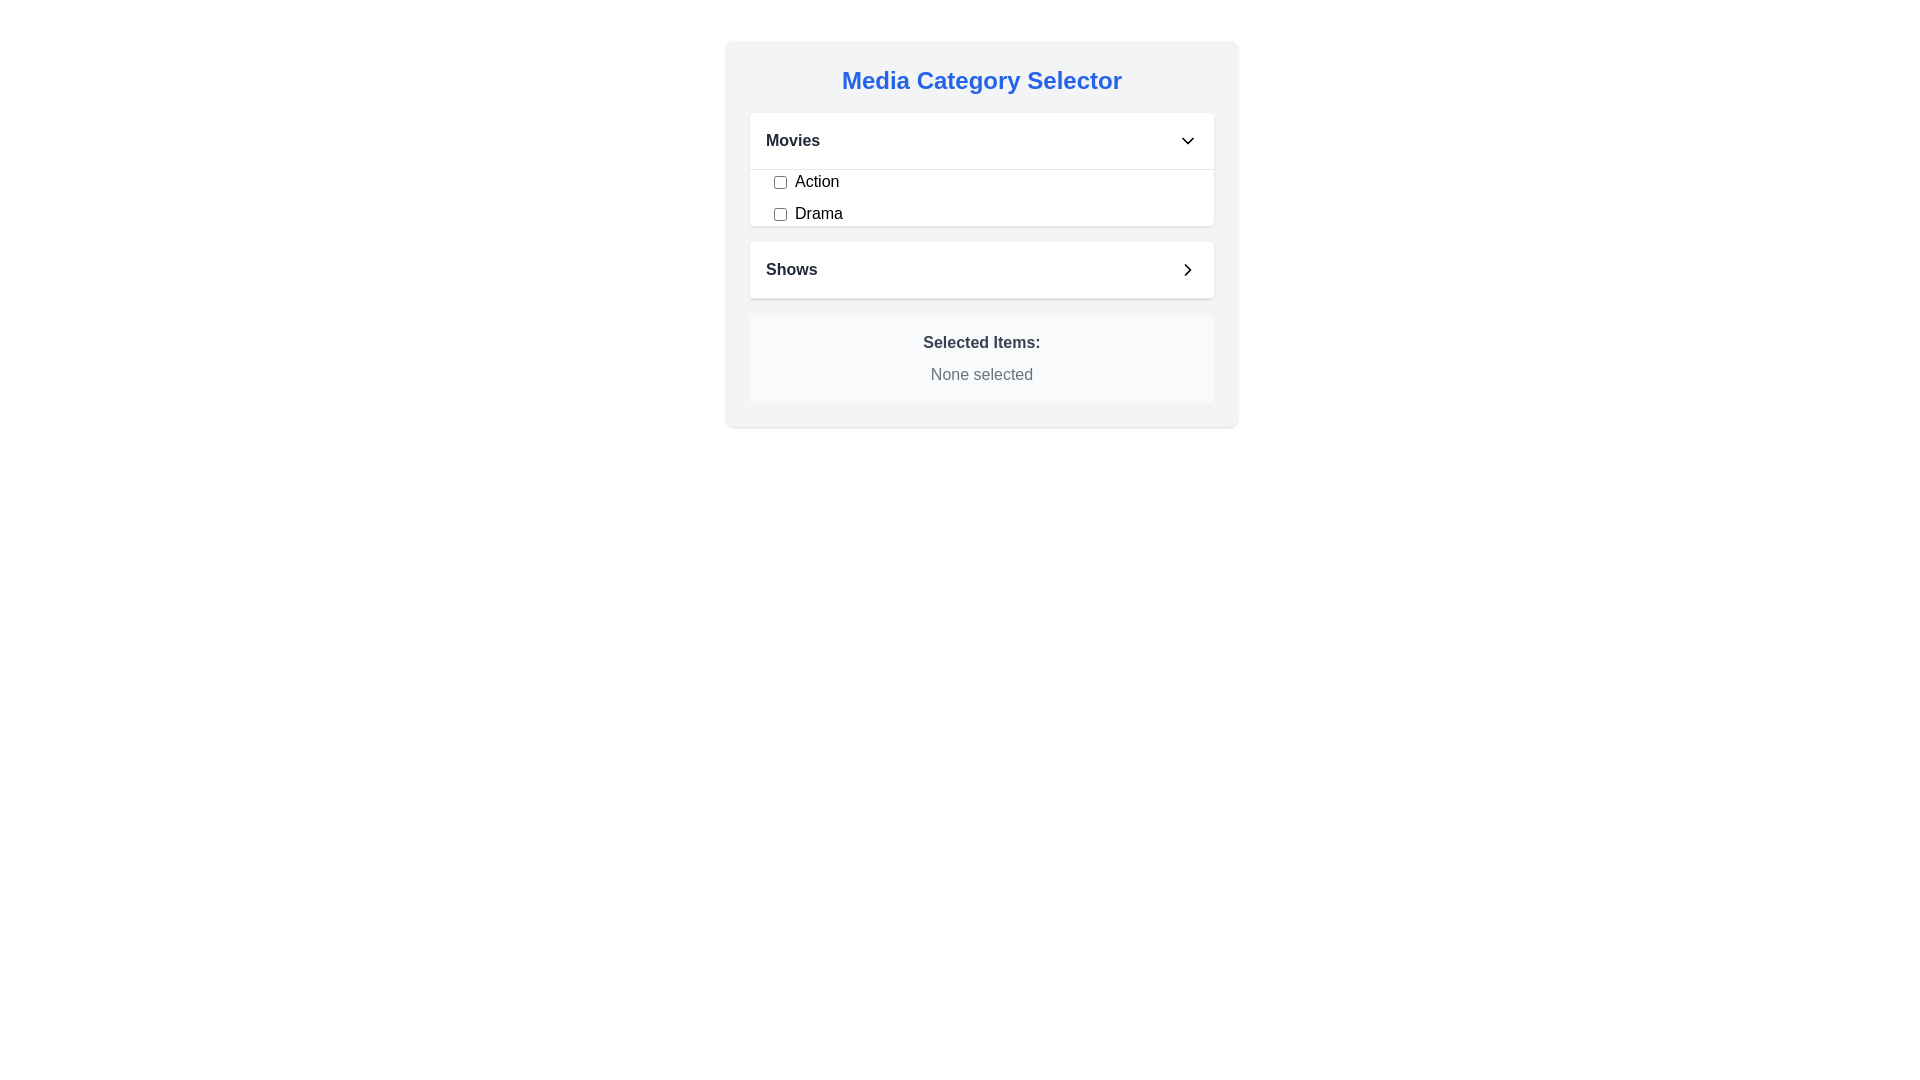  What do you see at coordinates (982, 197) in the screenshot?
I see `the 'Action' checkbox in the 'Movies' section of the 'Media Category Selector' interface by checking it` at bounding box center [982, 197].